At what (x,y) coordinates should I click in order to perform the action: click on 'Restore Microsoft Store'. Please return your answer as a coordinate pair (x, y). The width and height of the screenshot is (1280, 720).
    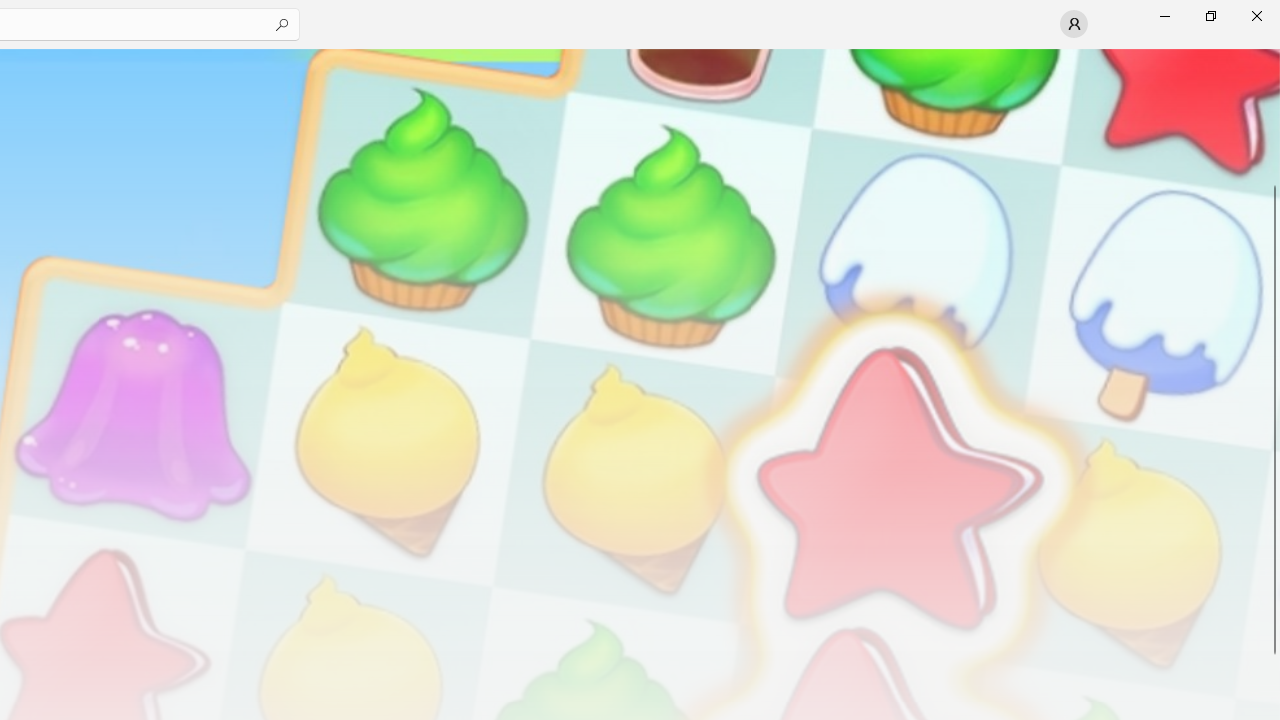
    Looking at the image, I should click on (1209, 15).